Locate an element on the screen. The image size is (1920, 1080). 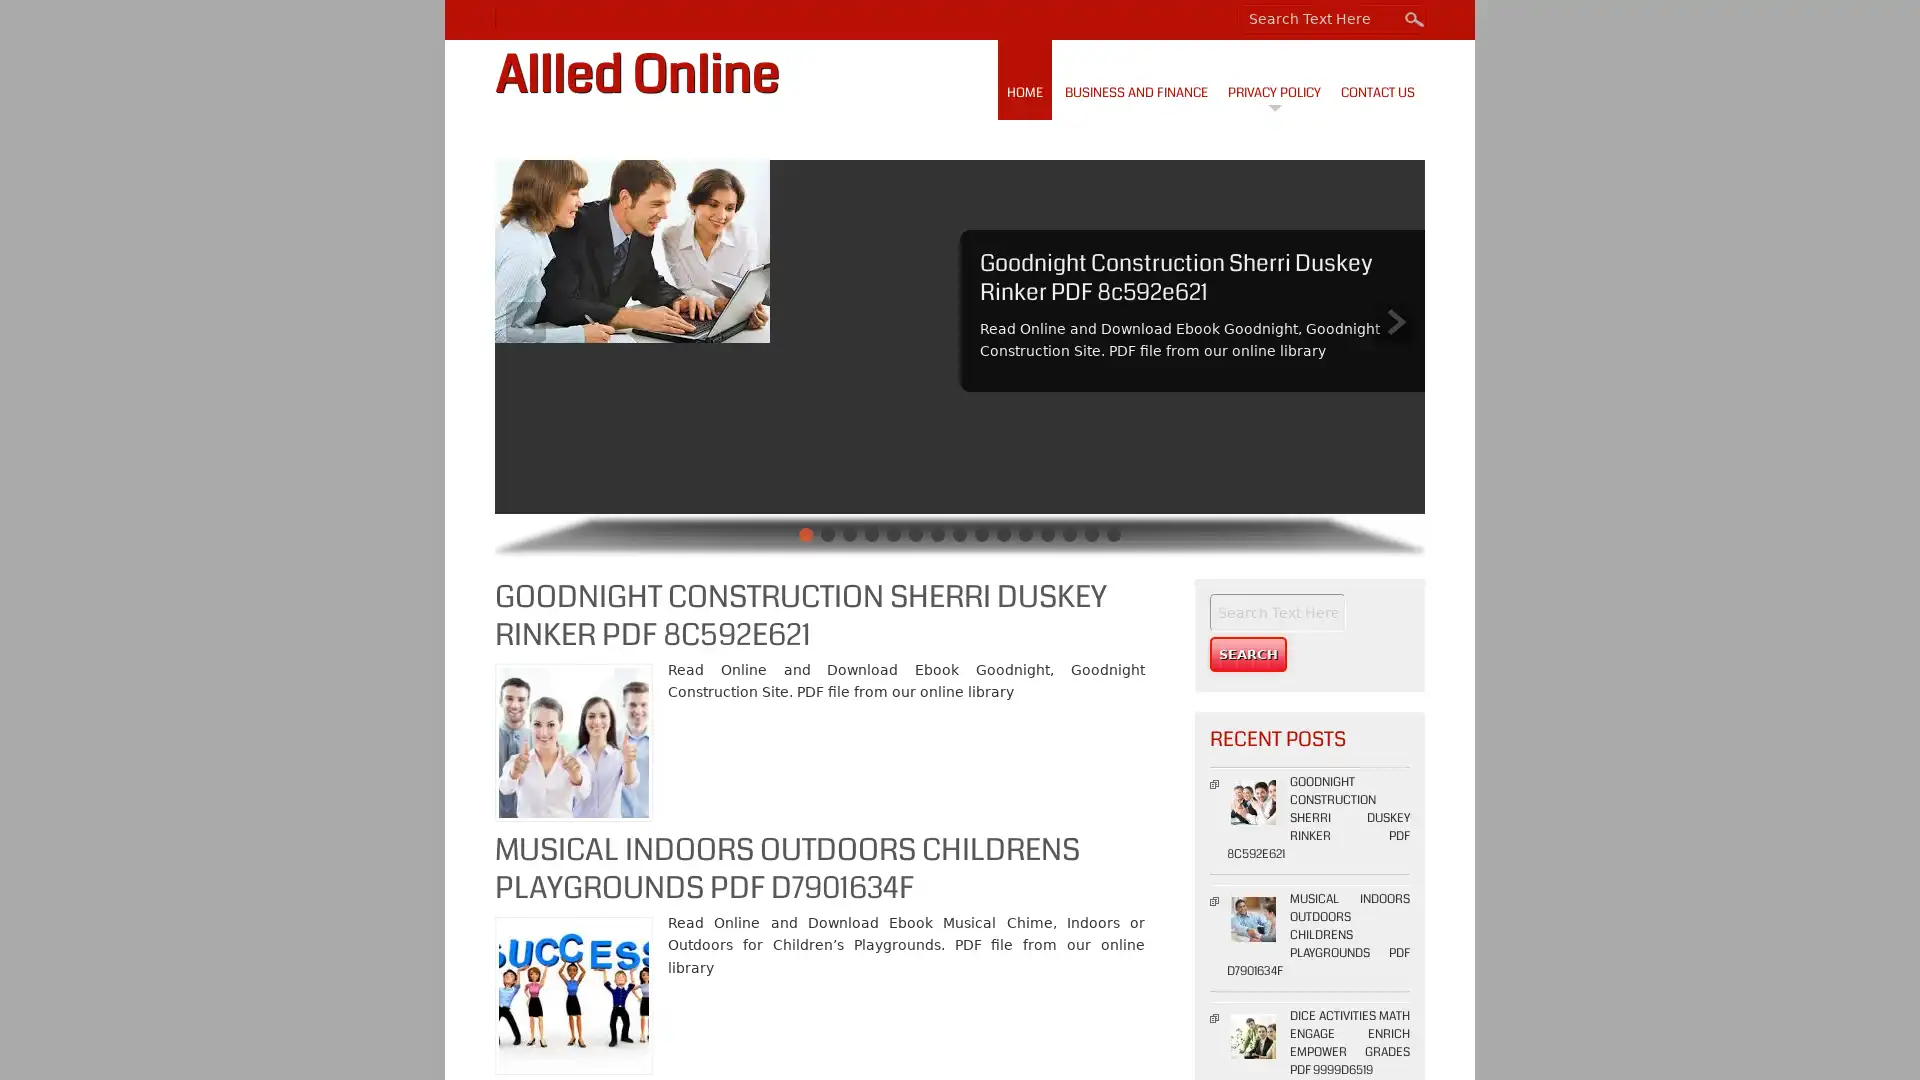
Search is located at coordinates (1247, 654).